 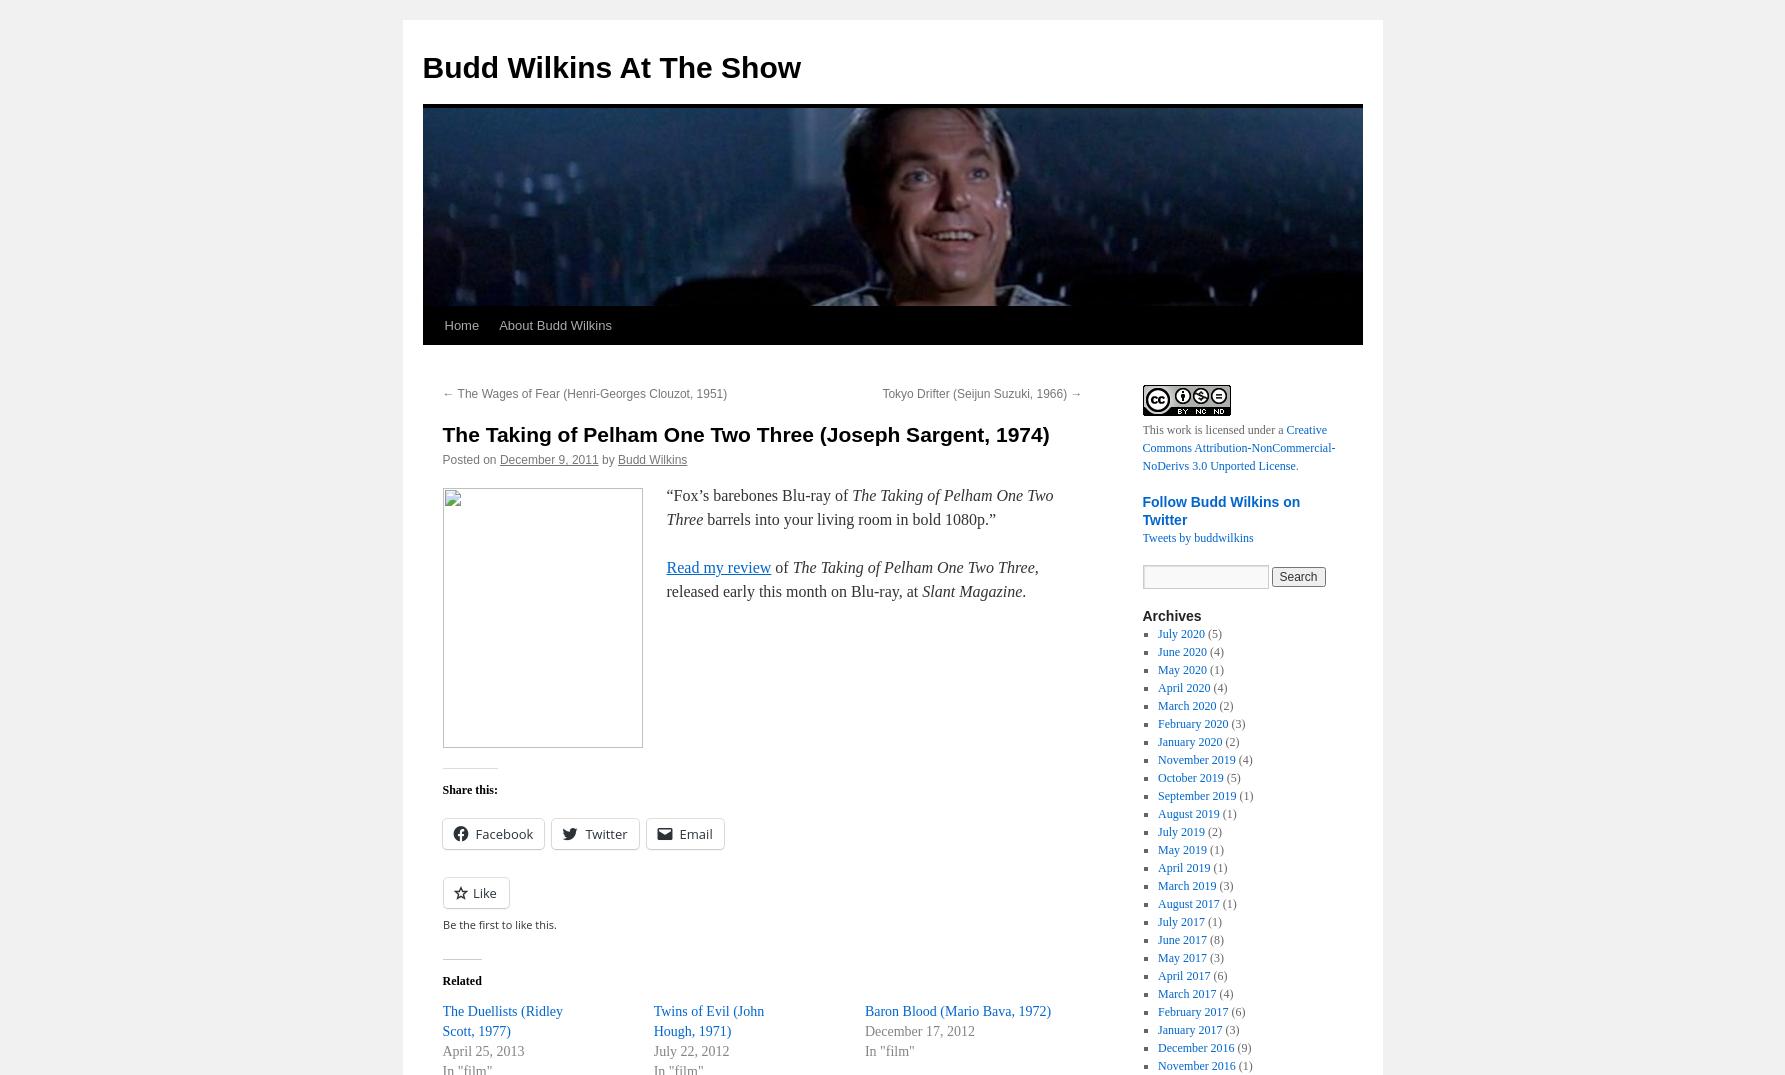 I want to click on 'November 2019', so click(x=1195, y=760).